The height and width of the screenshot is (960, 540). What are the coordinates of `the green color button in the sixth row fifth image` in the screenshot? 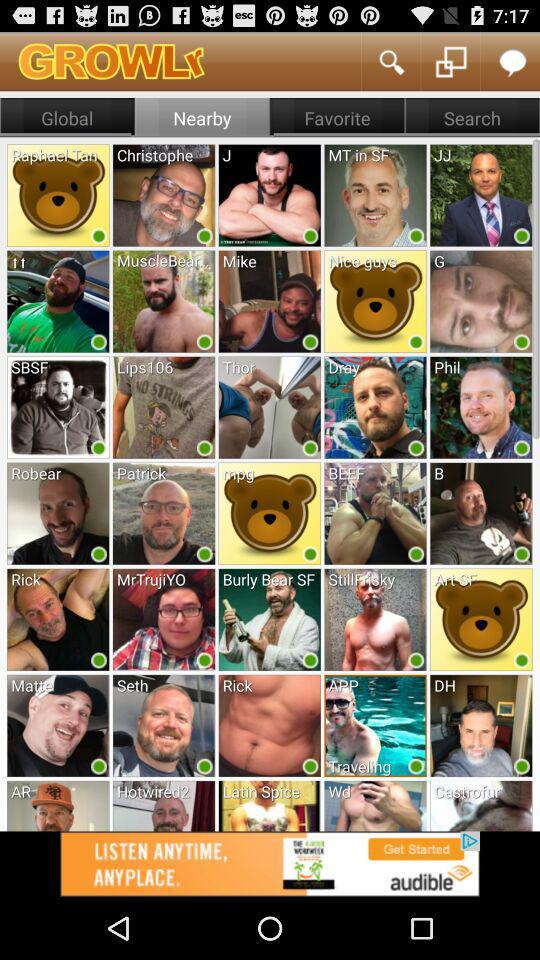 It's located at (522, 765).